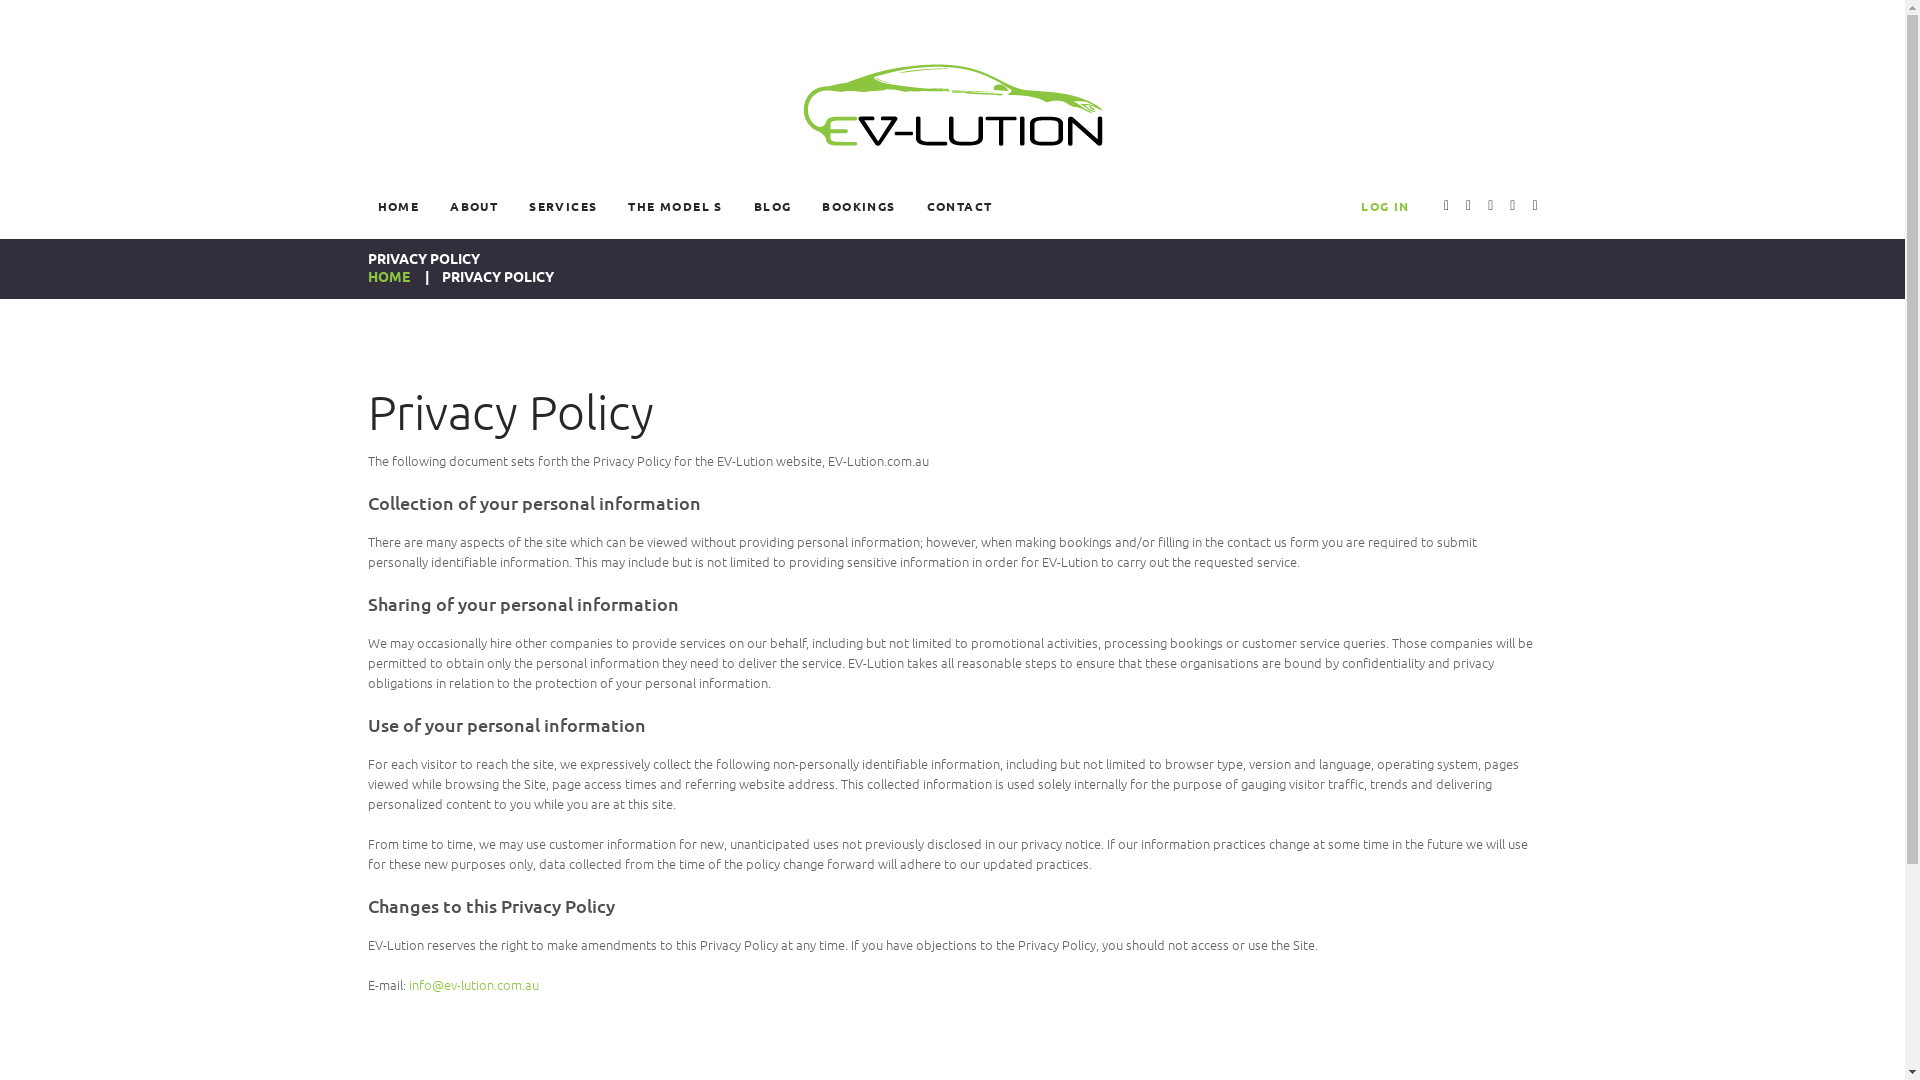 Image resolution: width=1920 pixels, height=1080 pixels. I want to click on 'LOG IN', so click(1384, 205).